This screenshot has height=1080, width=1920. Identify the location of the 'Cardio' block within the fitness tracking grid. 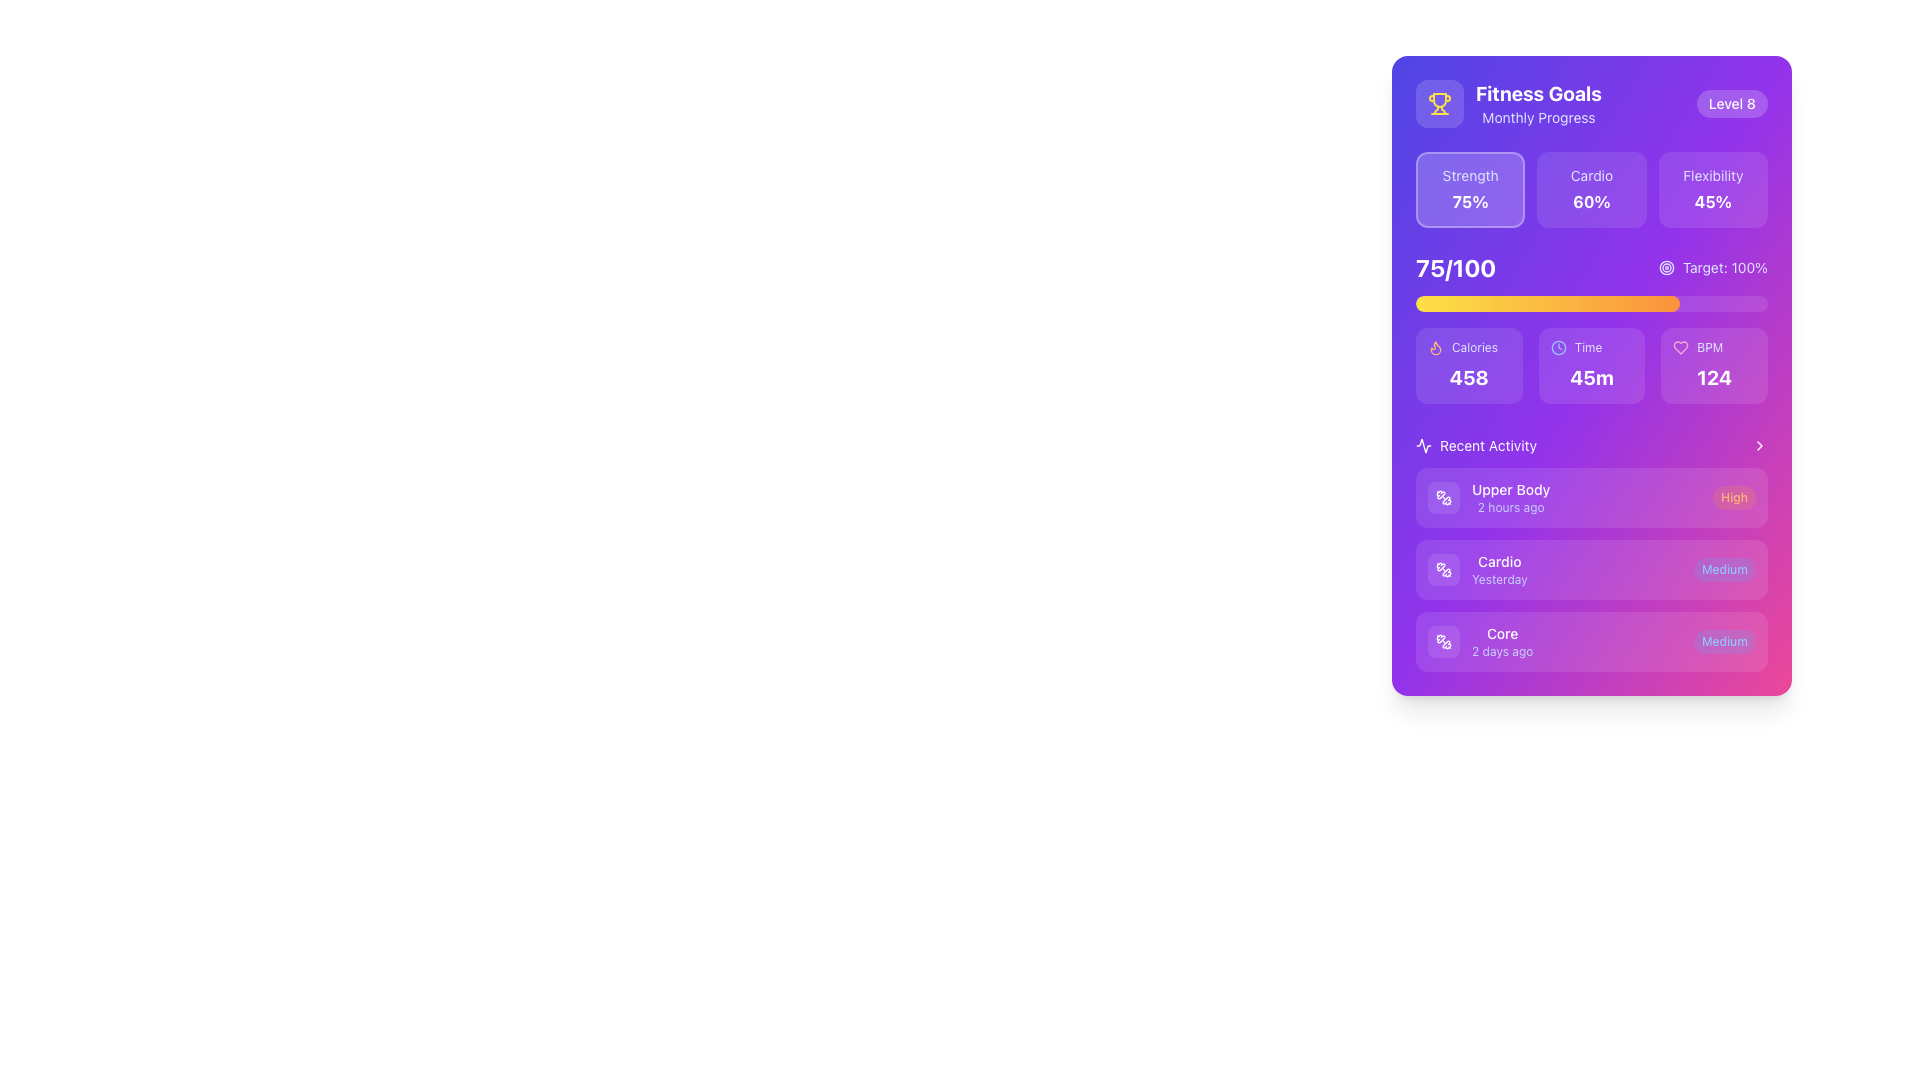
(1591, 189).